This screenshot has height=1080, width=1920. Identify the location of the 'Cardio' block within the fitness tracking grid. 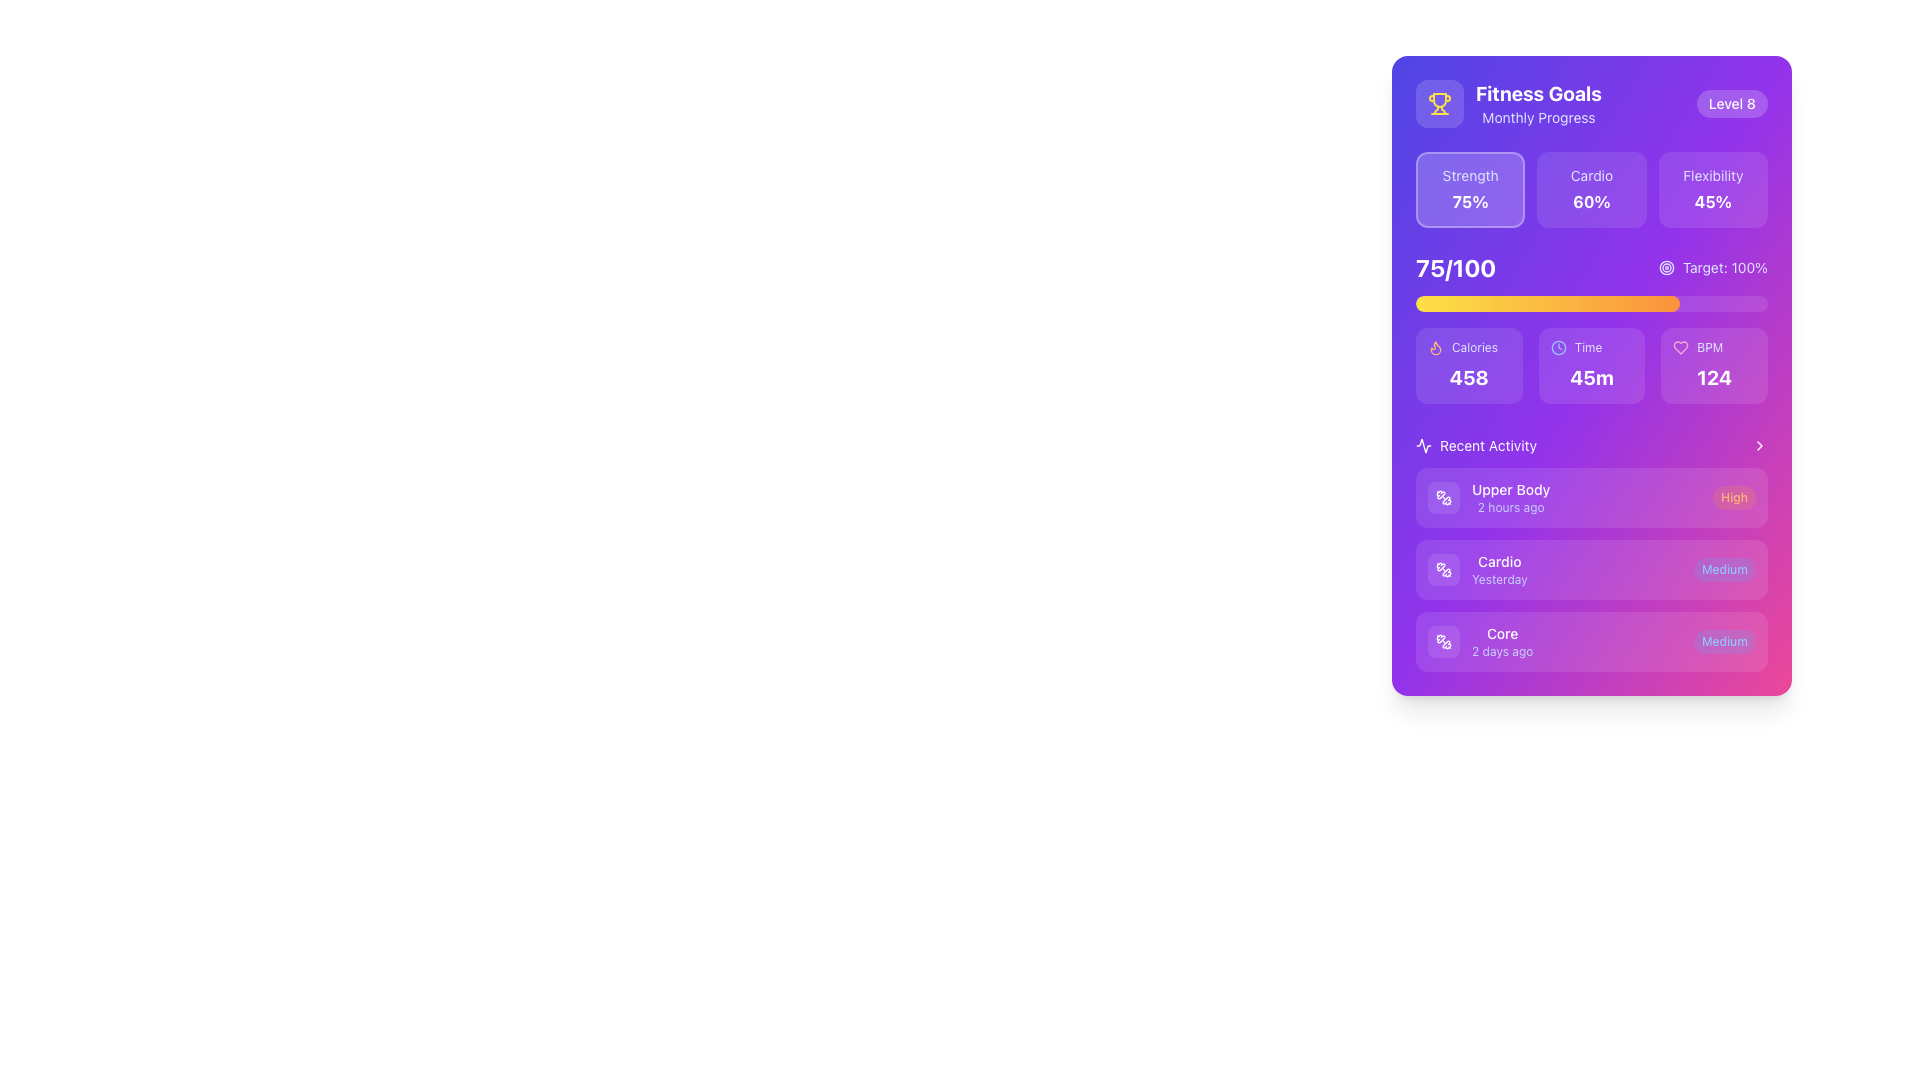
(1591, 189).